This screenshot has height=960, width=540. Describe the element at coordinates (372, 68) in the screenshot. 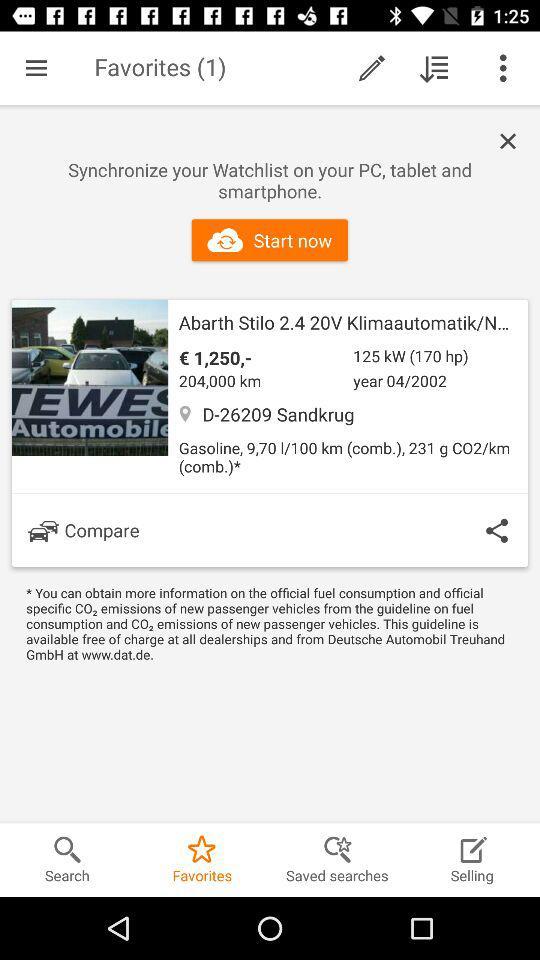

I see `item to the right of favorites (1) item` at that location.